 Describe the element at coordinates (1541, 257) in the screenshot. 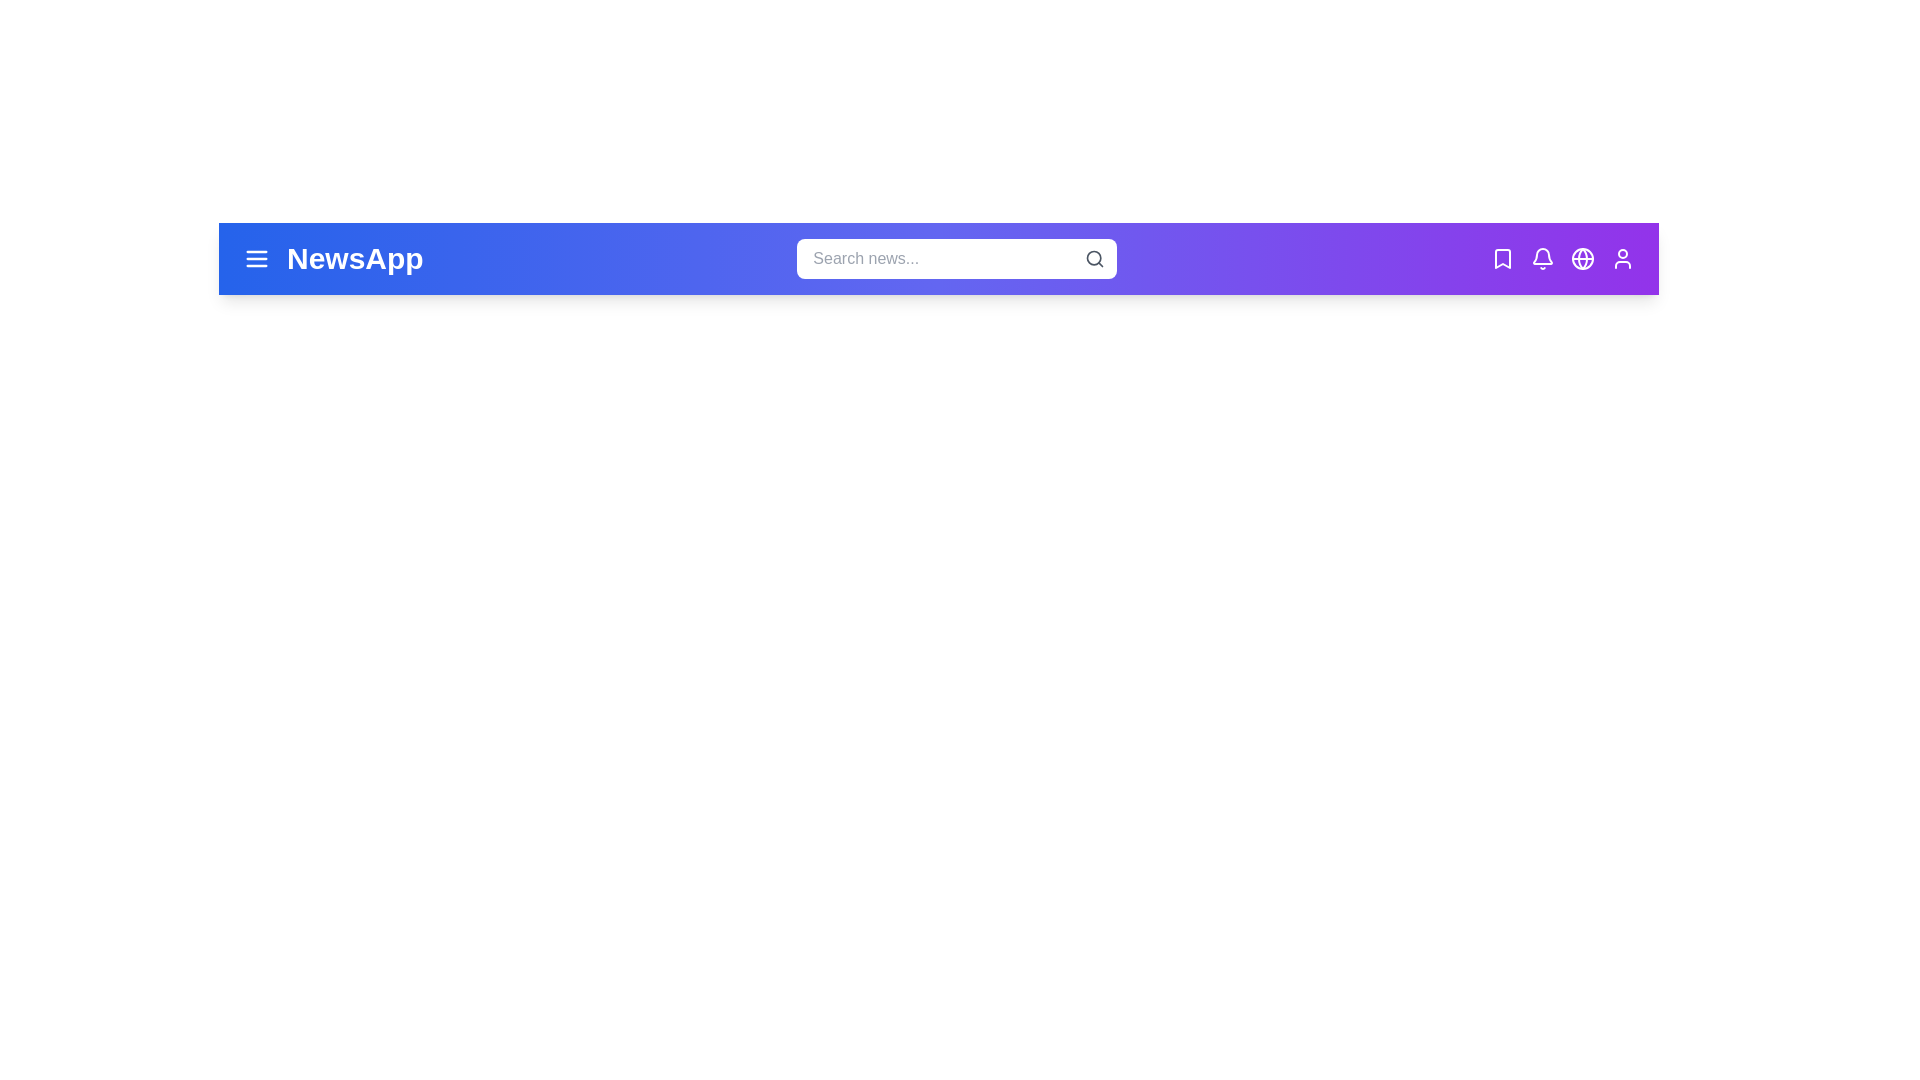

I see `the bell icon to check notifications` at that location.